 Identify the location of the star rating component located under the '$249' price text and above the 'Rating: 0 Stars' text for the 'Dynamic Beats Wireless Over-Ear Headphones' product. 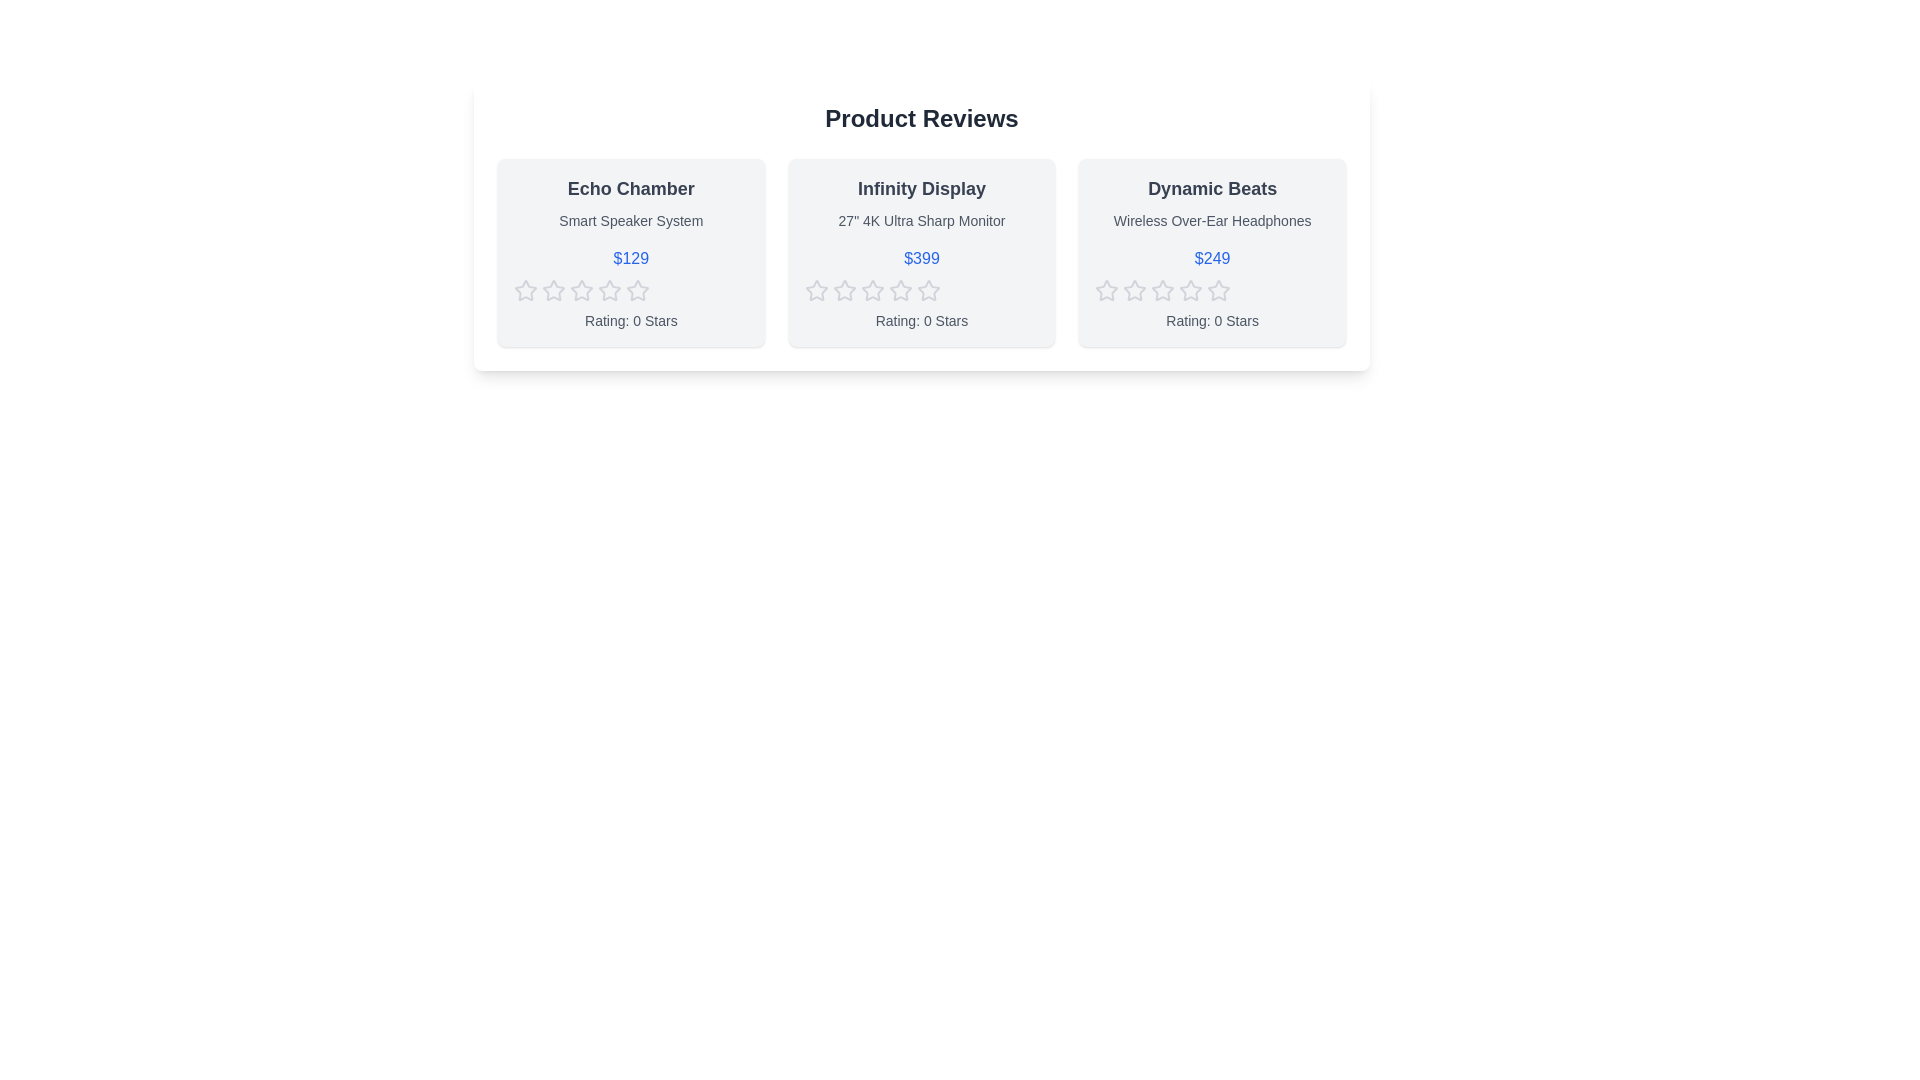
(1211, 290).